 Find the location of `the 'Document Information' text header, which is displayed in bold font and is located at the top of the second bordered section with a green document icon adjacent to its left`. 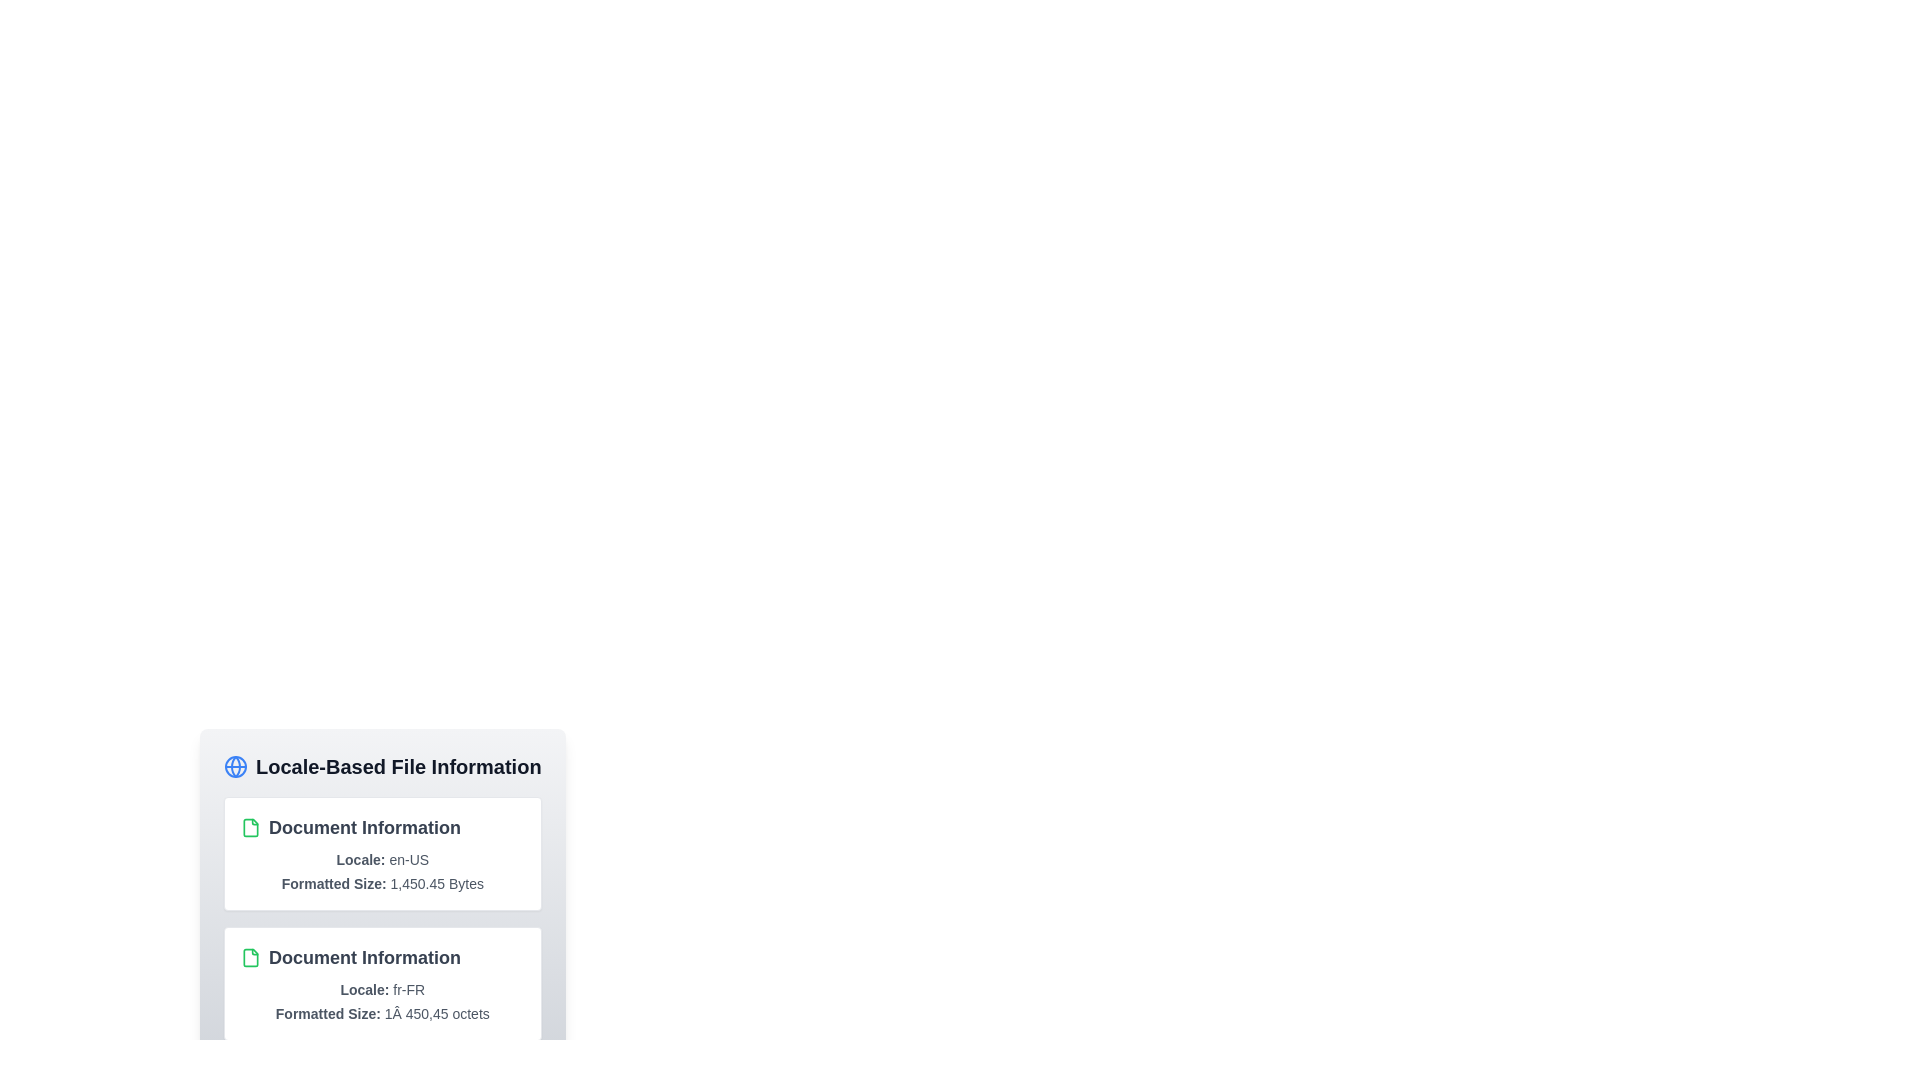

the 'Document Information' text header, which is displayed in bold font and is located at the top of the second bordered section with a green document icon adjacent to its left is located at coordinates (382, 956).